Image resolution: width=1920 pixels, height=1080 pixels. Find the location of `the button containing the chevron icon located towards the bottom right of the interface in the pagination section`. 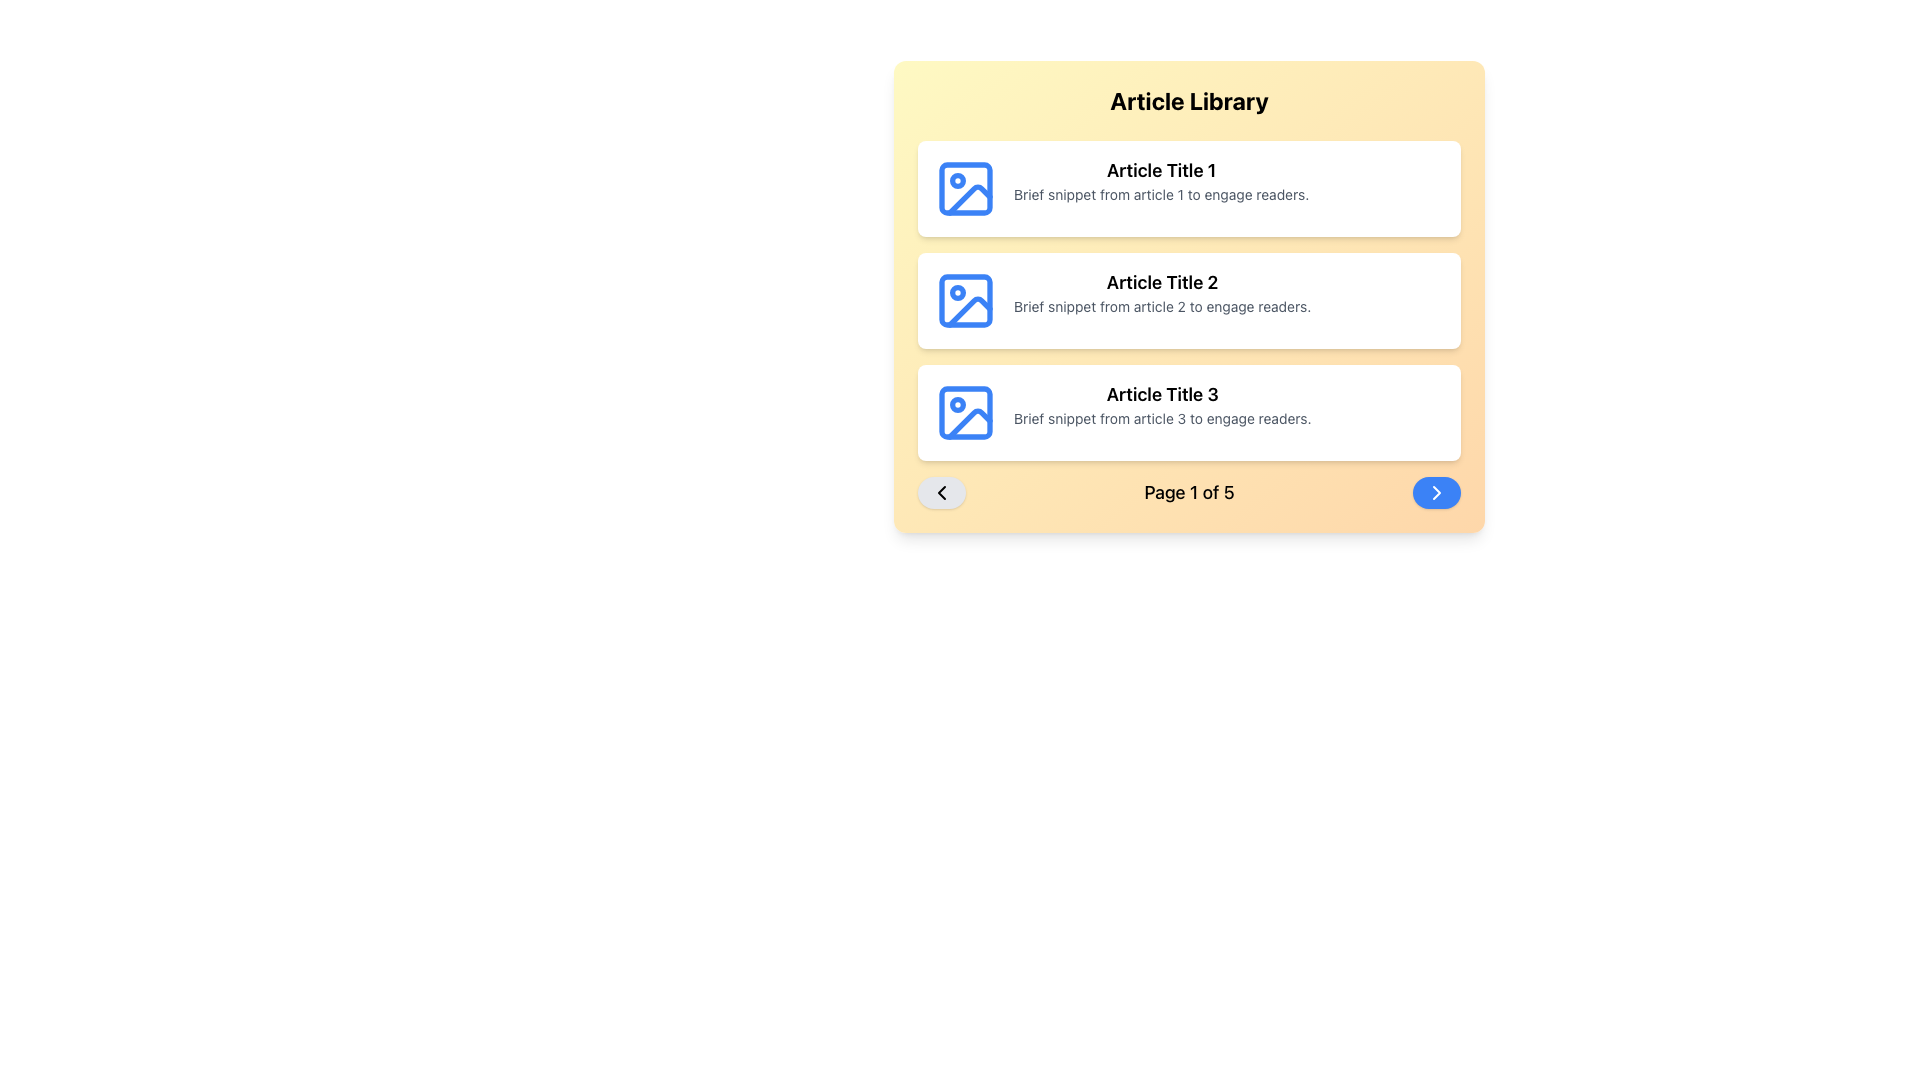

the button containing the chevron icon located towards the bottom right of the interface in the pagination section is located at coordinates (1435, 493).